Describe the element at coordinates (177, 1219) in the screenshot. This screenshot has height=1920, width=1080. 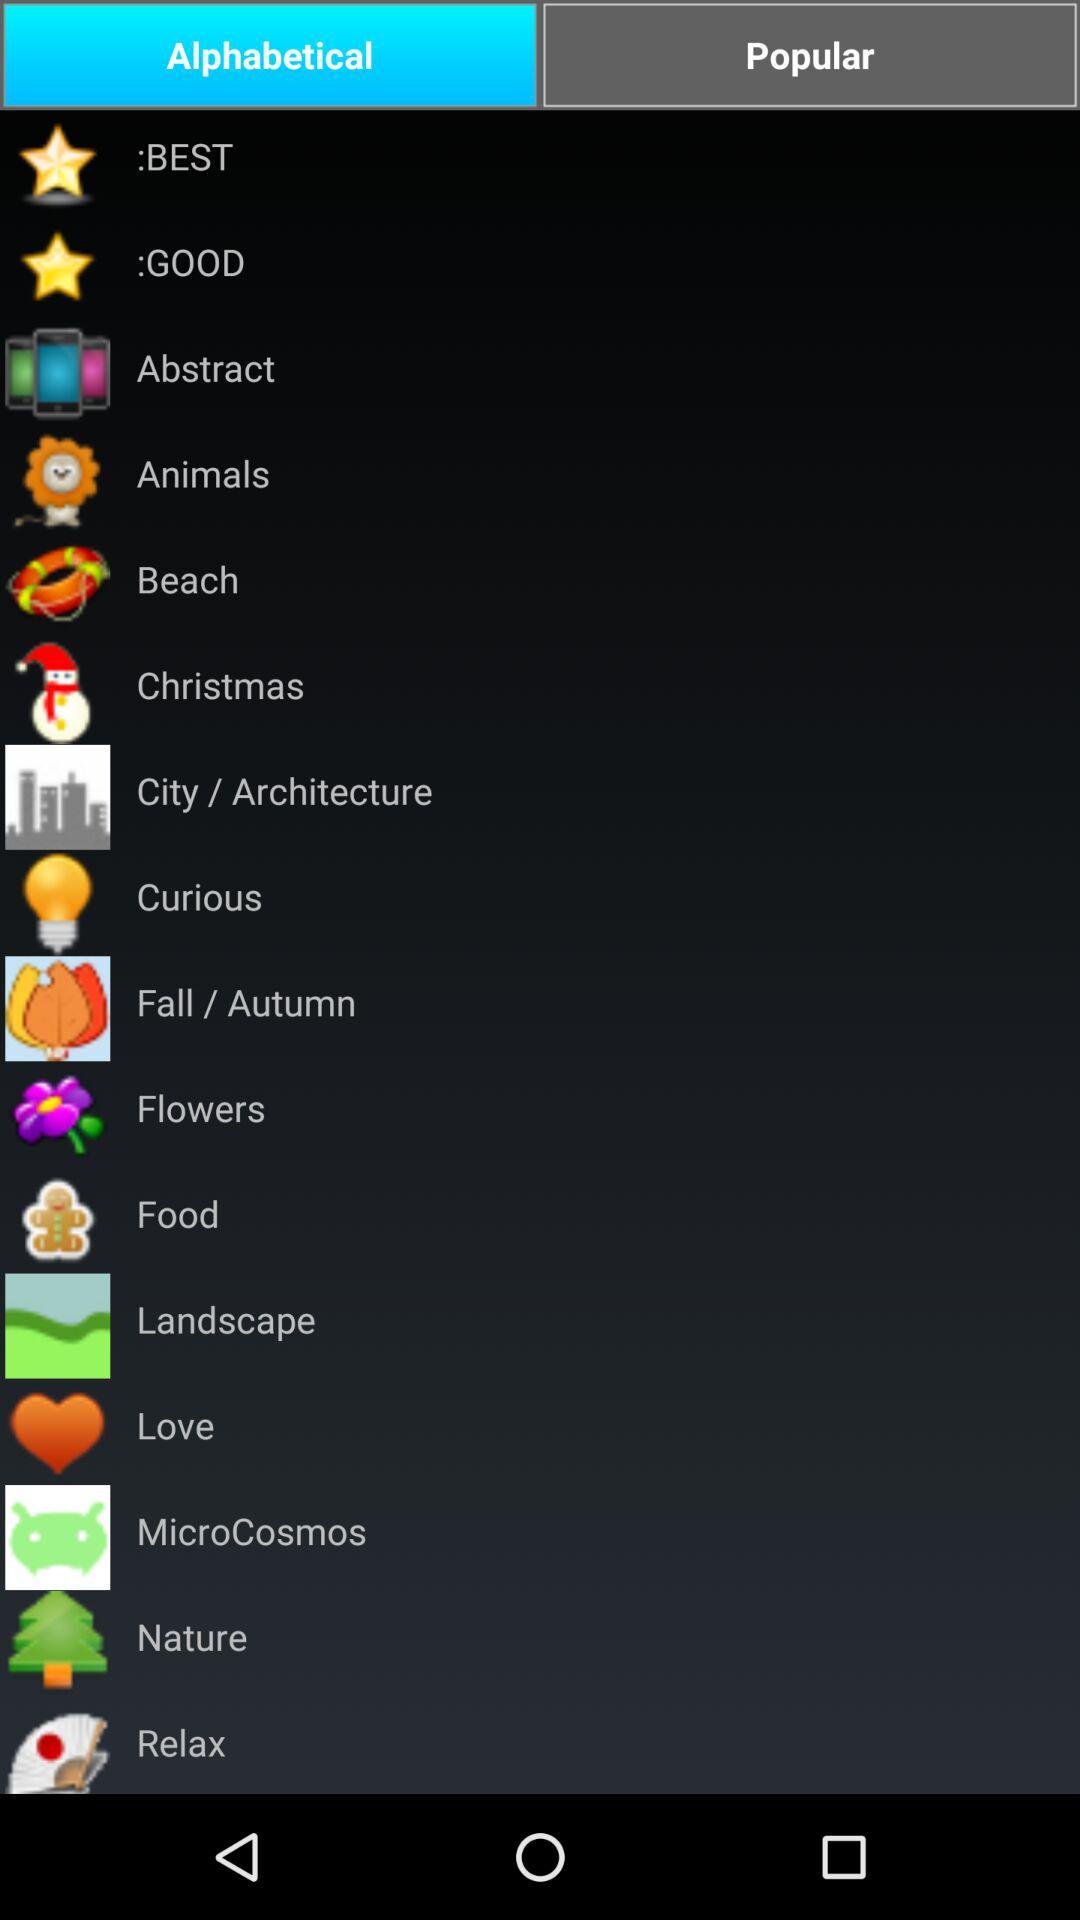
I see `the food app` at that location.